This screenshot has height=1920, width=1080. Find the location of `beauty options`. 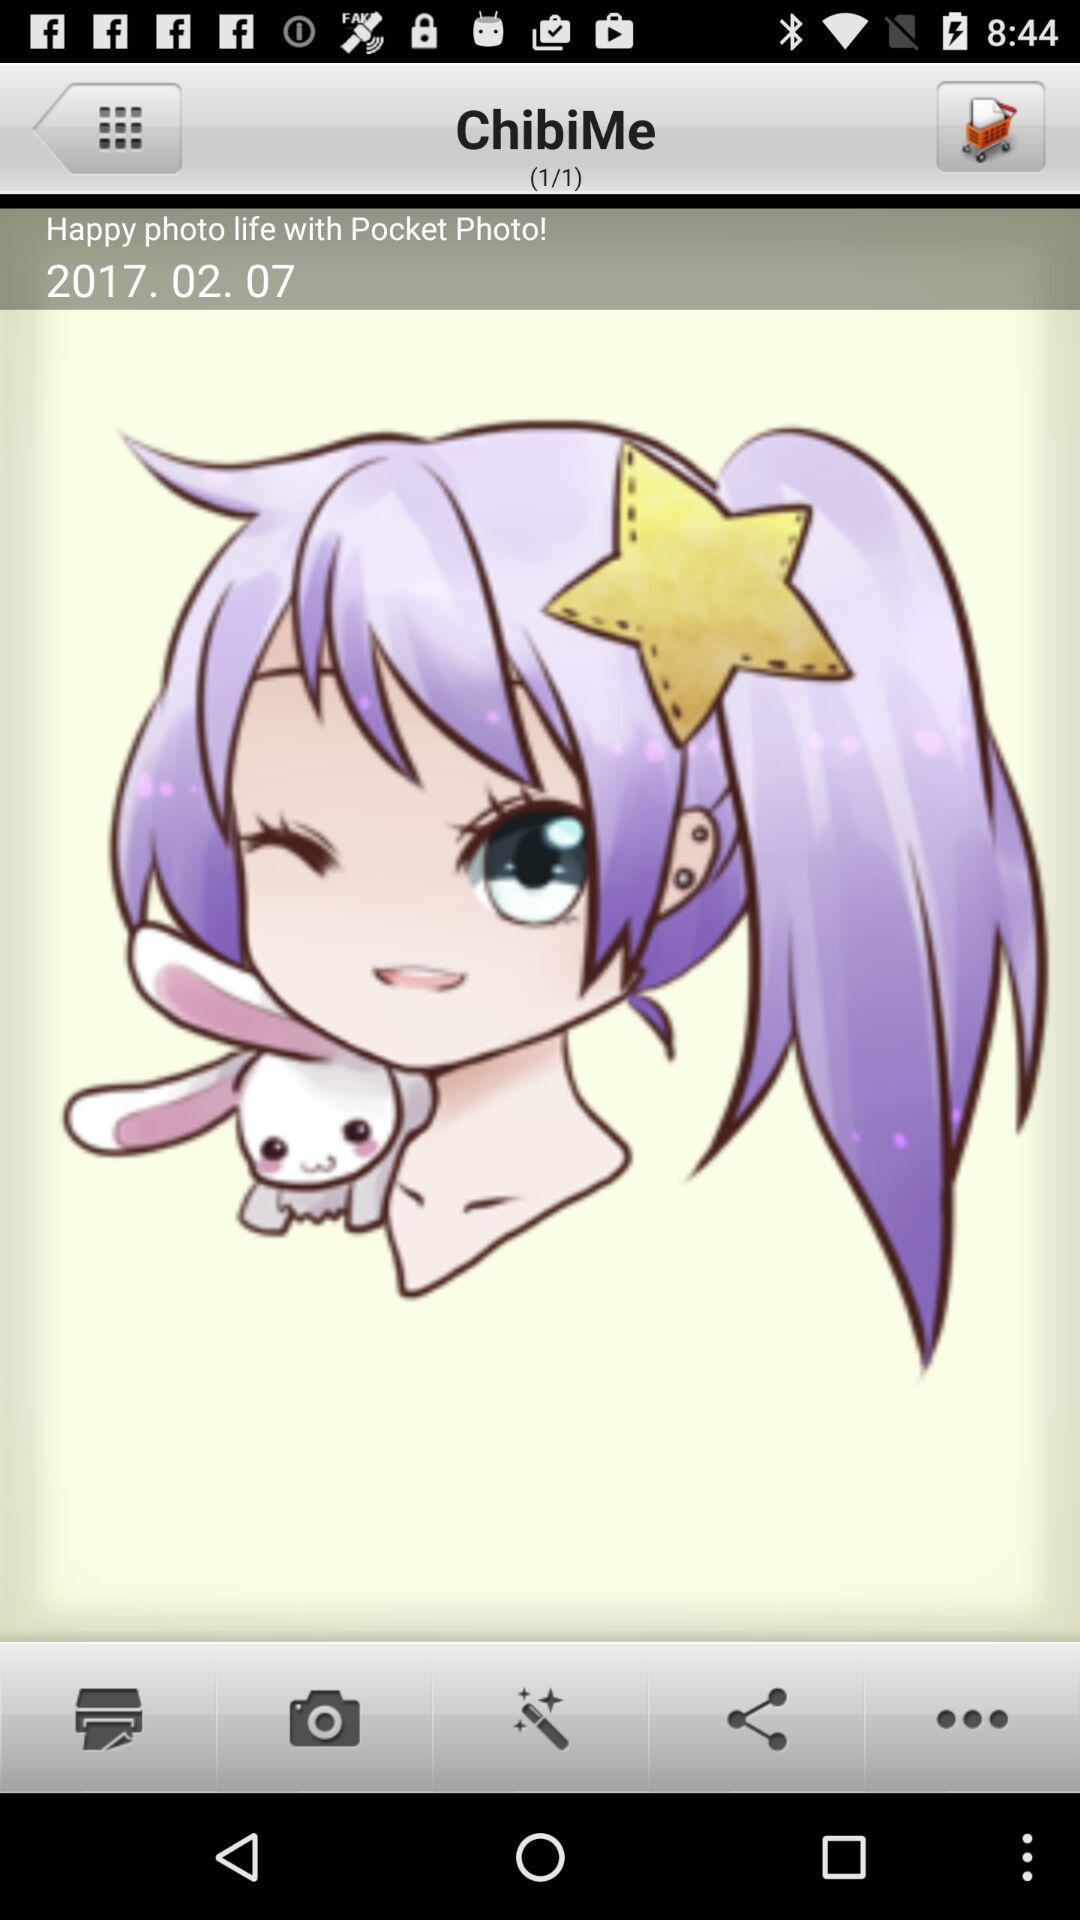

beauty options is located at coordinates (540, 1716).